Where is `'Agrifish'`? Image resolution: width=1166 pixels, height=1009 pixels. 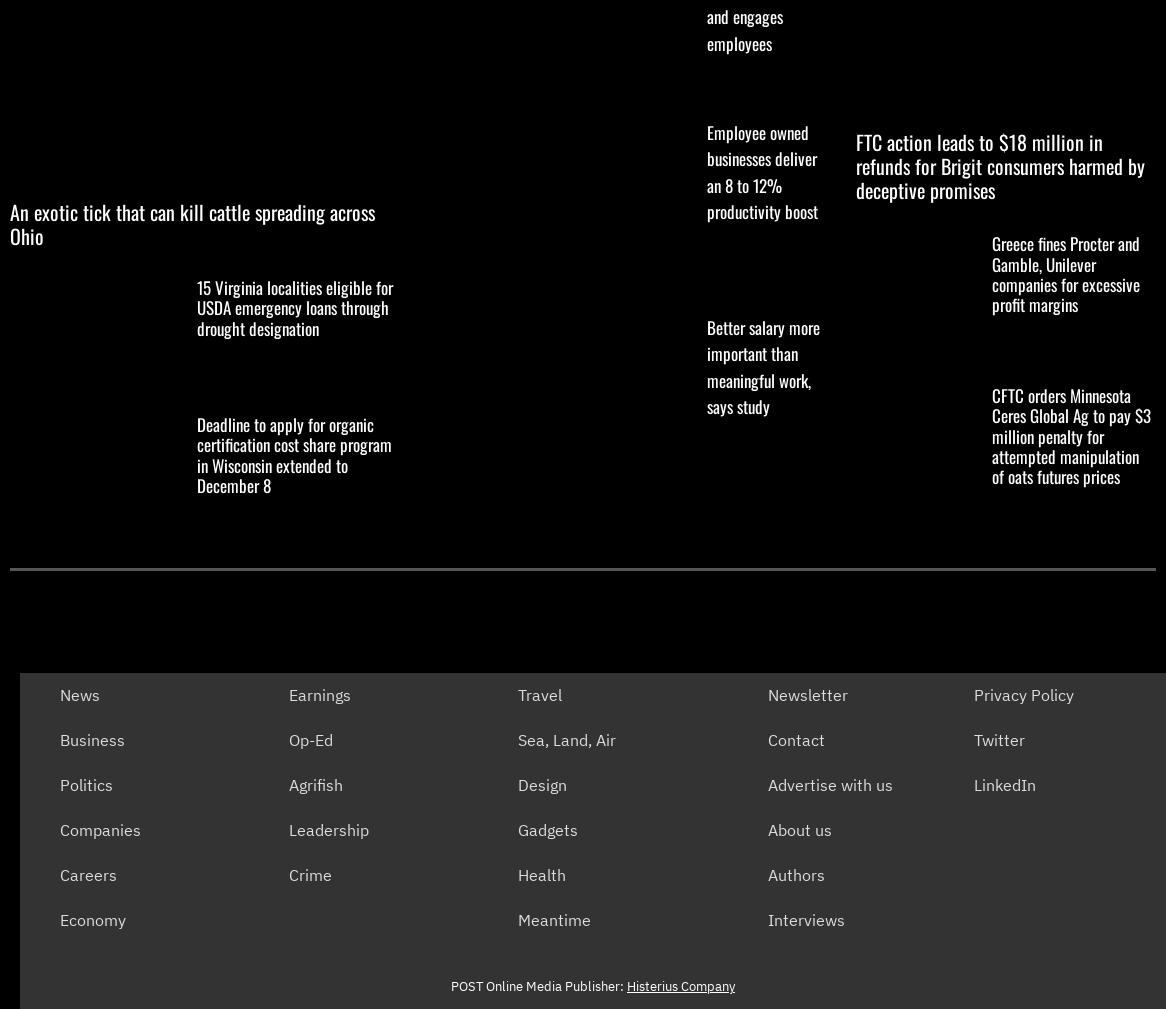
'Agrifish' is located at coordinates (289, 785).